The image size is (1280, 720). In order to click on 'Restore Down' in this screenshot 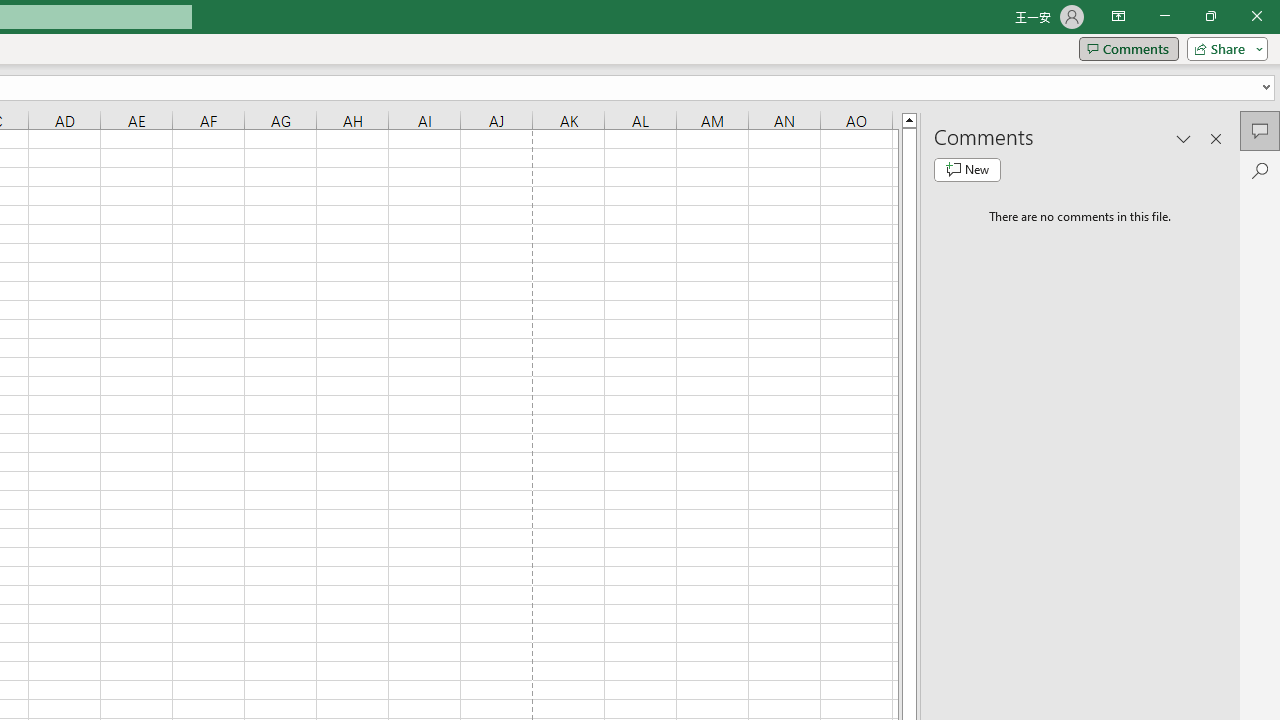, I will do `click(1209, 16)`.